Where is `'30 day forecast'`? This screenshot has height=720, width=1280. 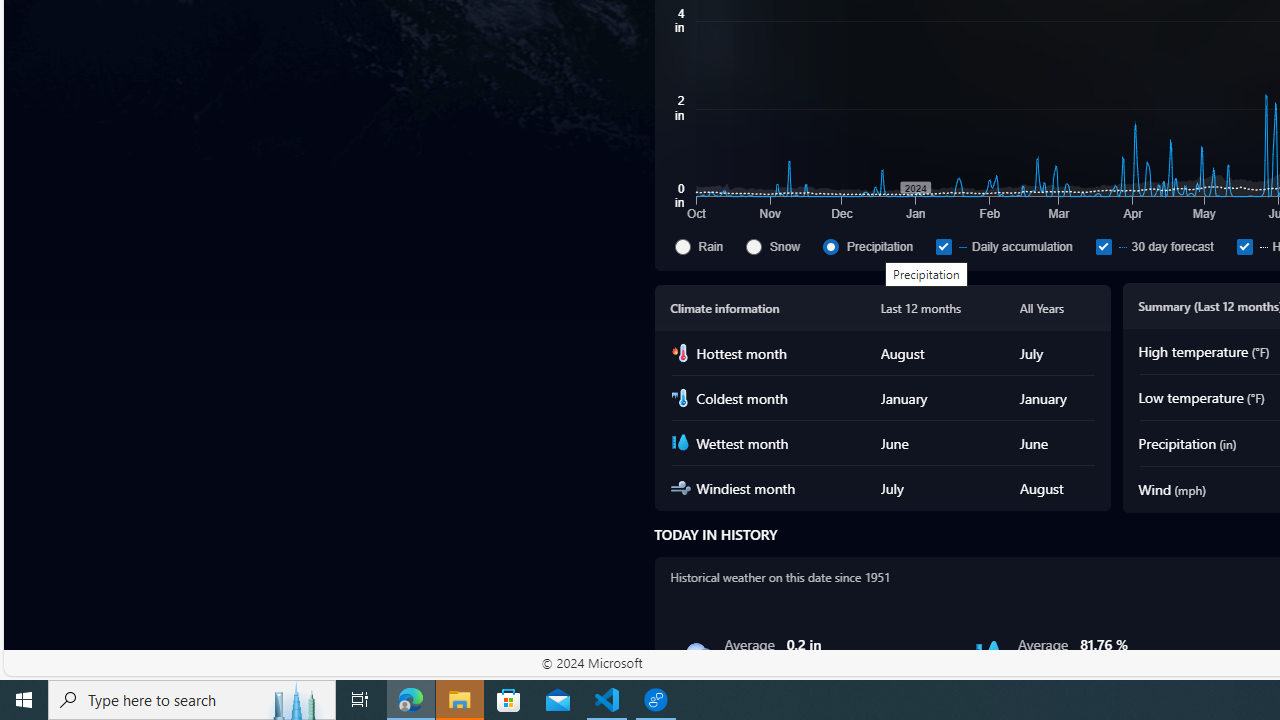
'30 day forecast' is located at coordinates (1102, 245).